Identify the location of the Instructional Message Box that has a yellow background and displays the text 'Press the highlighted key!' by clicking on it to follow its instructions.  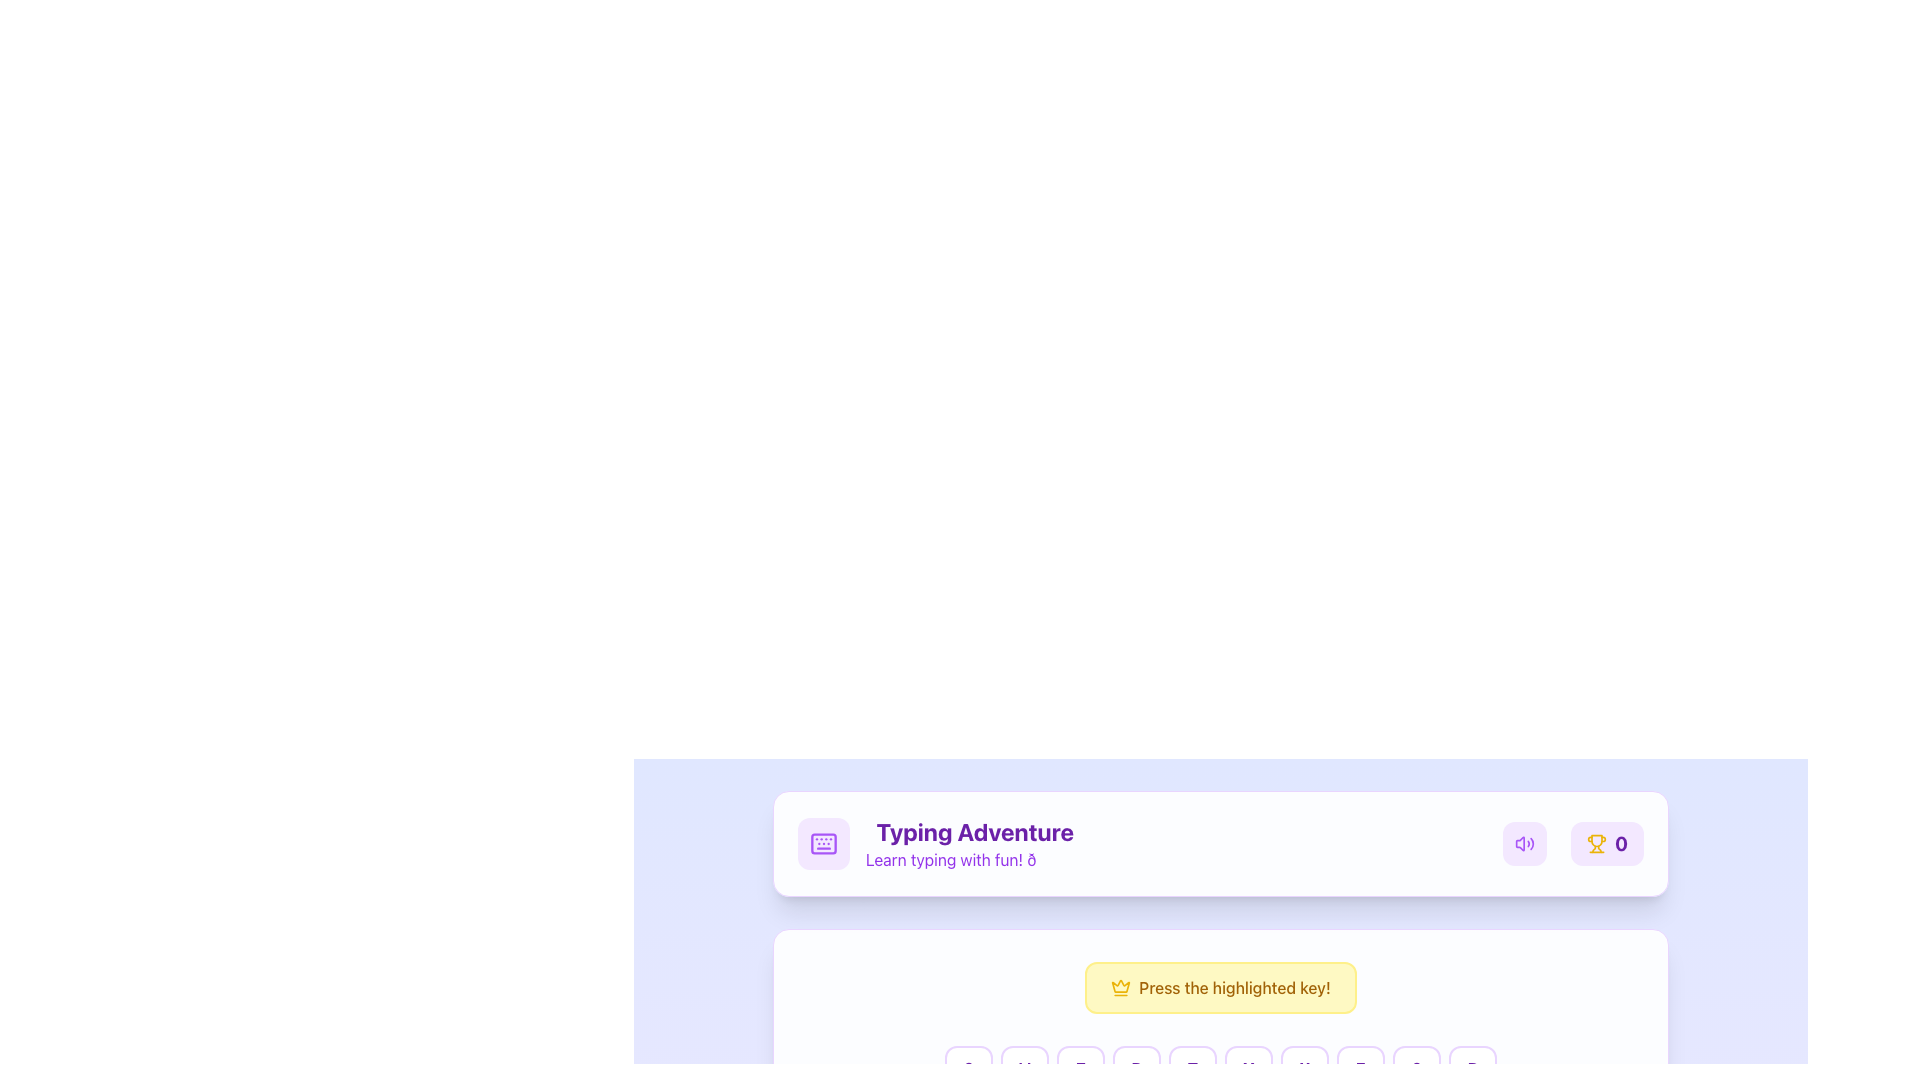
(1219, 986).